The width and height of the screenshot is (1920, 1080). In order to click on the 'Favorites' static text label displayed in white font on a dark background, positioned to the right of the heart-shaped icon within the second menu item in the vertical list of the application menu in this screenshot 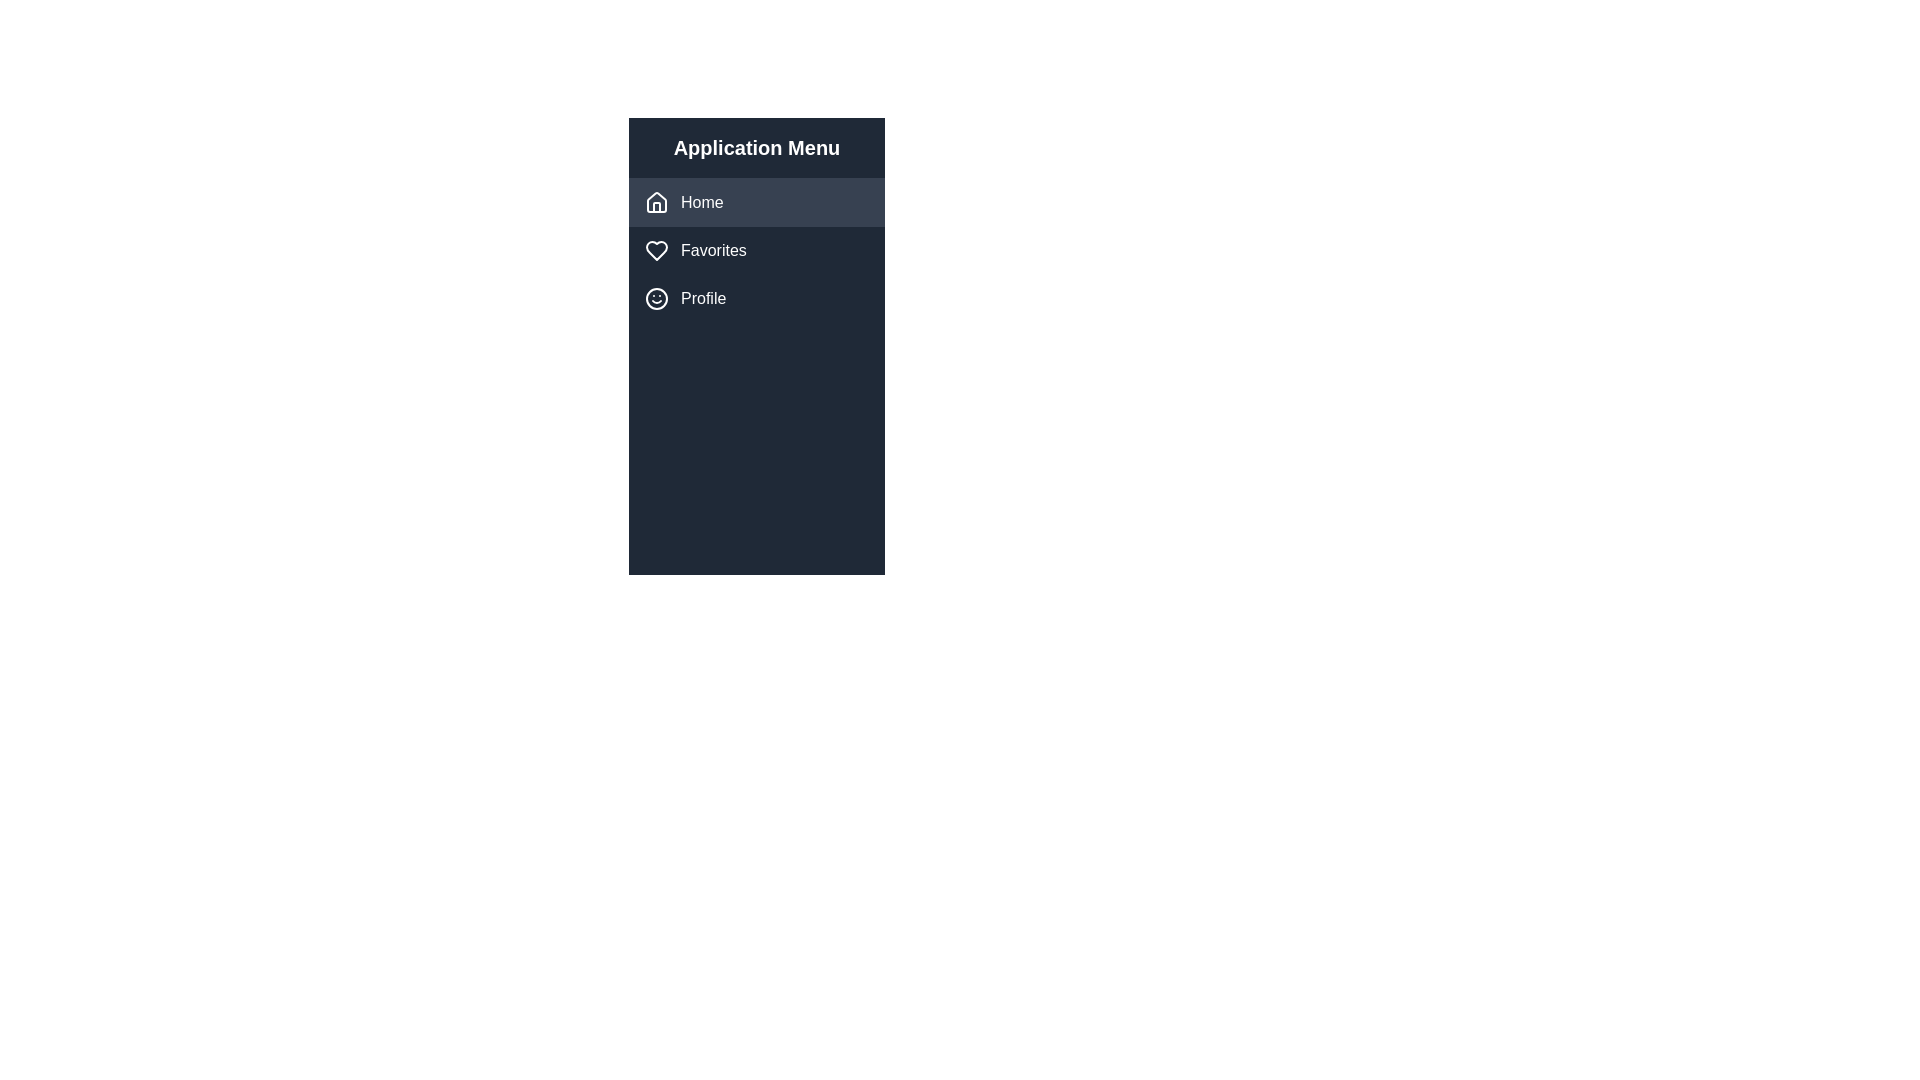, I will do `click(713, 249)`.